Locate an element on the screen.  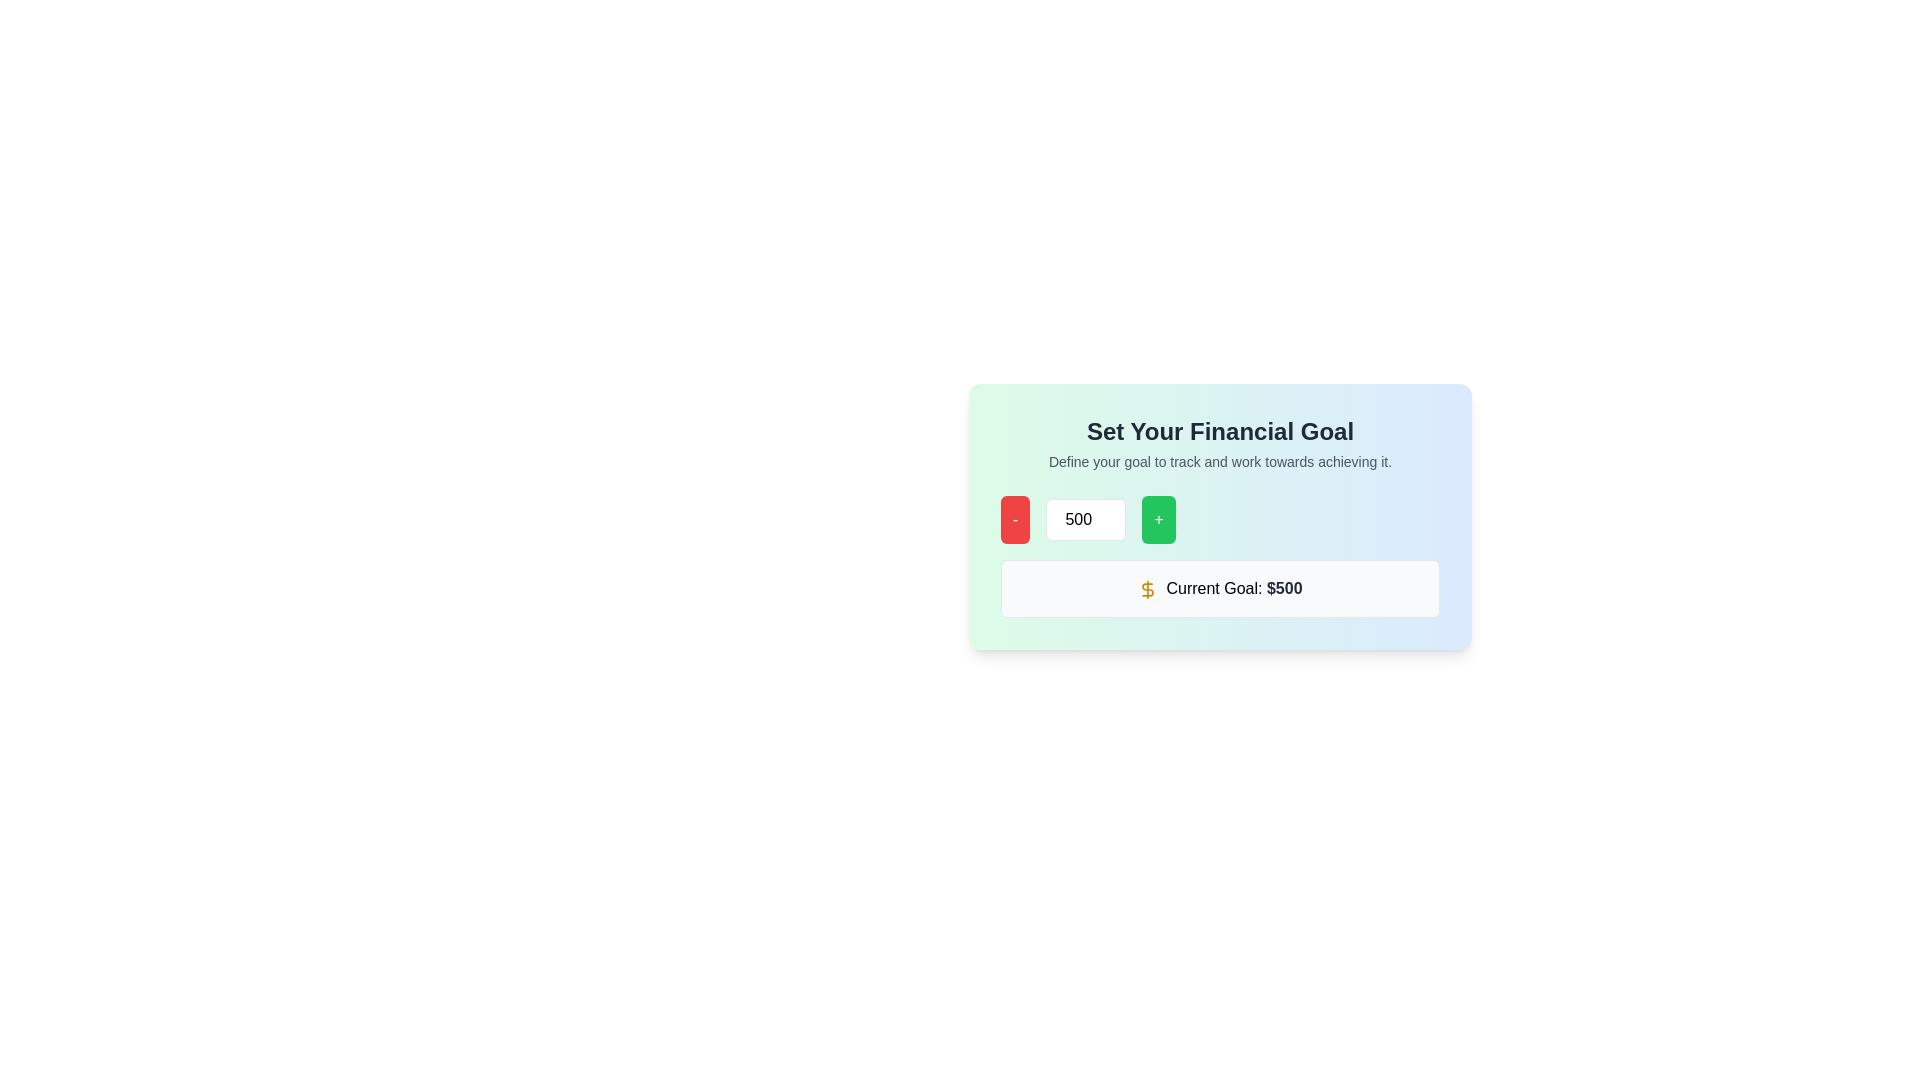
the Text Group that contains the bold text 'Set Your Financial Goal' and the smaller text 'Define your goal to track and work towards achieving it.' is located at coordinates (1219, 442).